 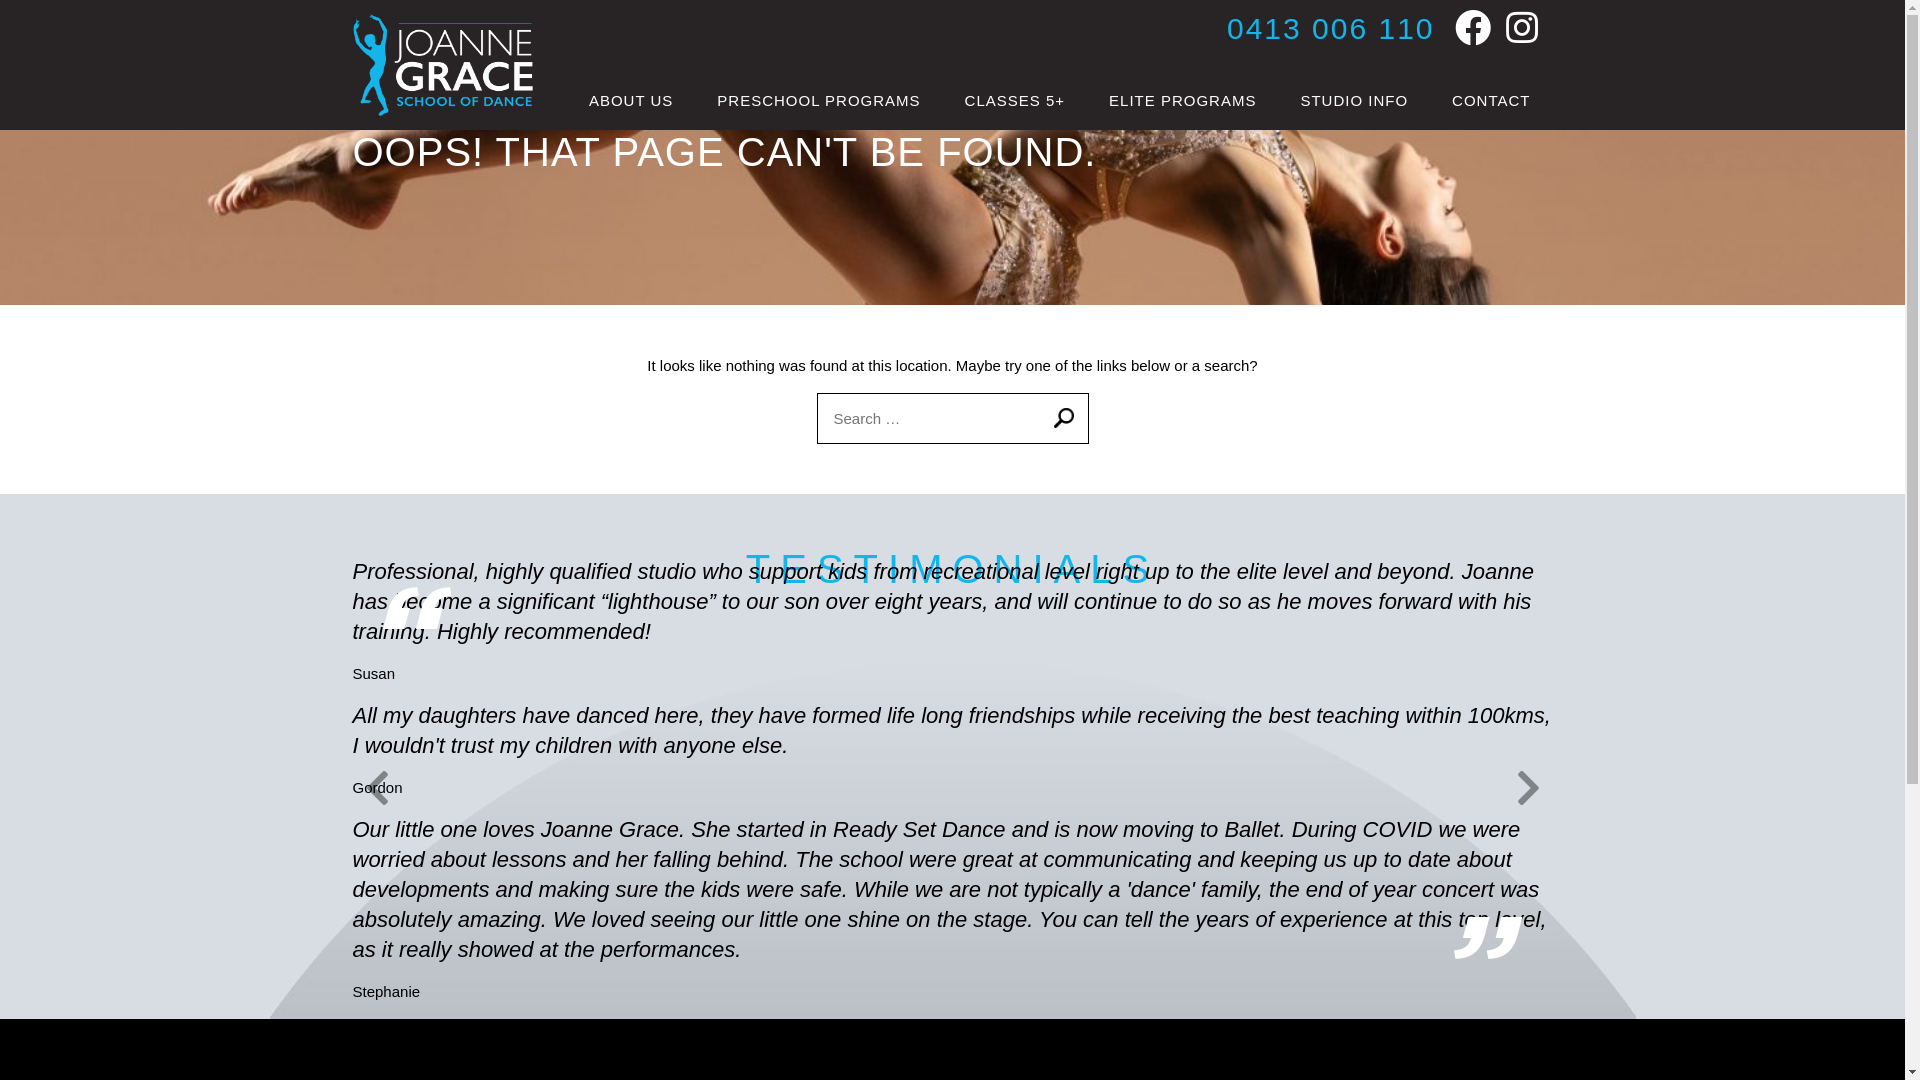 I want to click on 'CLASSES 5+', so click(x=1014, y=100).